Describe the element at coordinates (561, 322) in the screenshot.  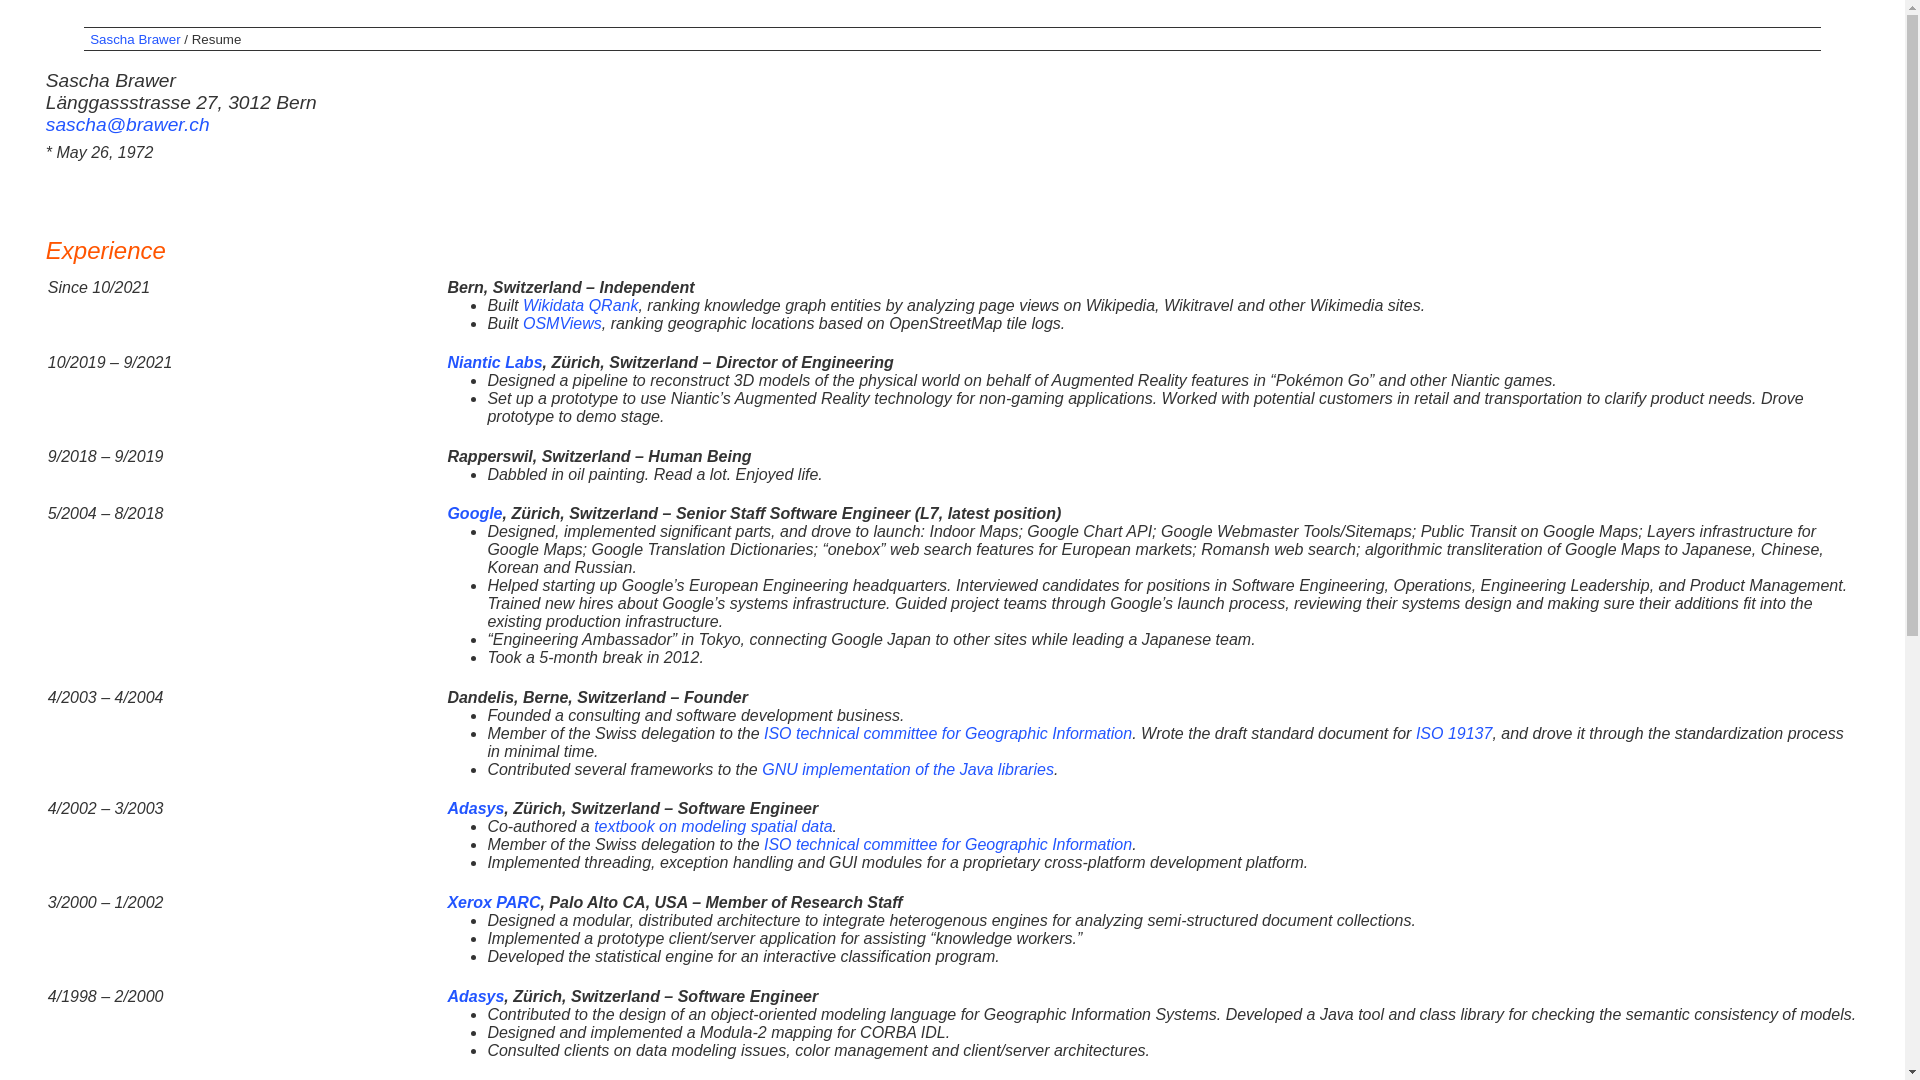
I see `'OSMViews'` at that location.